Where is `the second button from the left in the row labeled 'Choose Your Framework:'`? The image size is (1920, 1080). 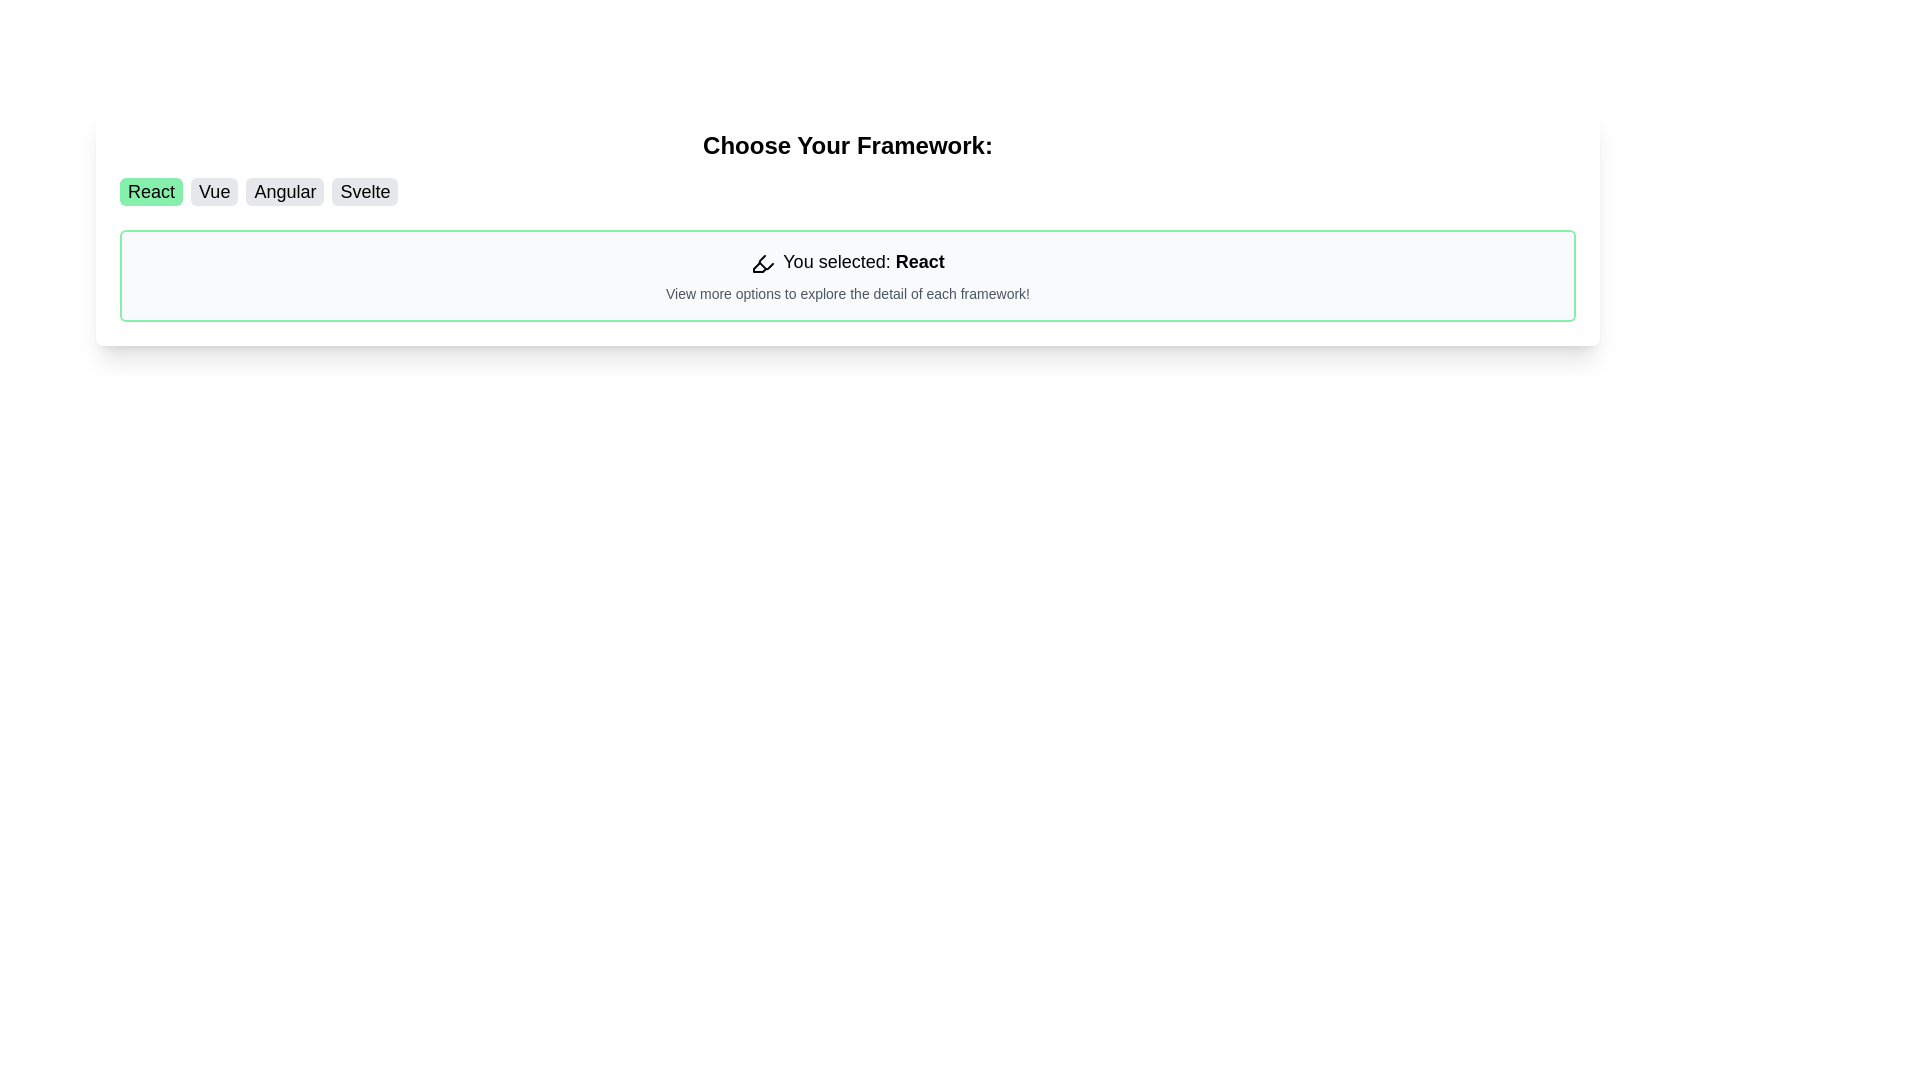 the second button from the left in the row labeled 'Choose Your Framework:' is located at coordinates (214, 192).